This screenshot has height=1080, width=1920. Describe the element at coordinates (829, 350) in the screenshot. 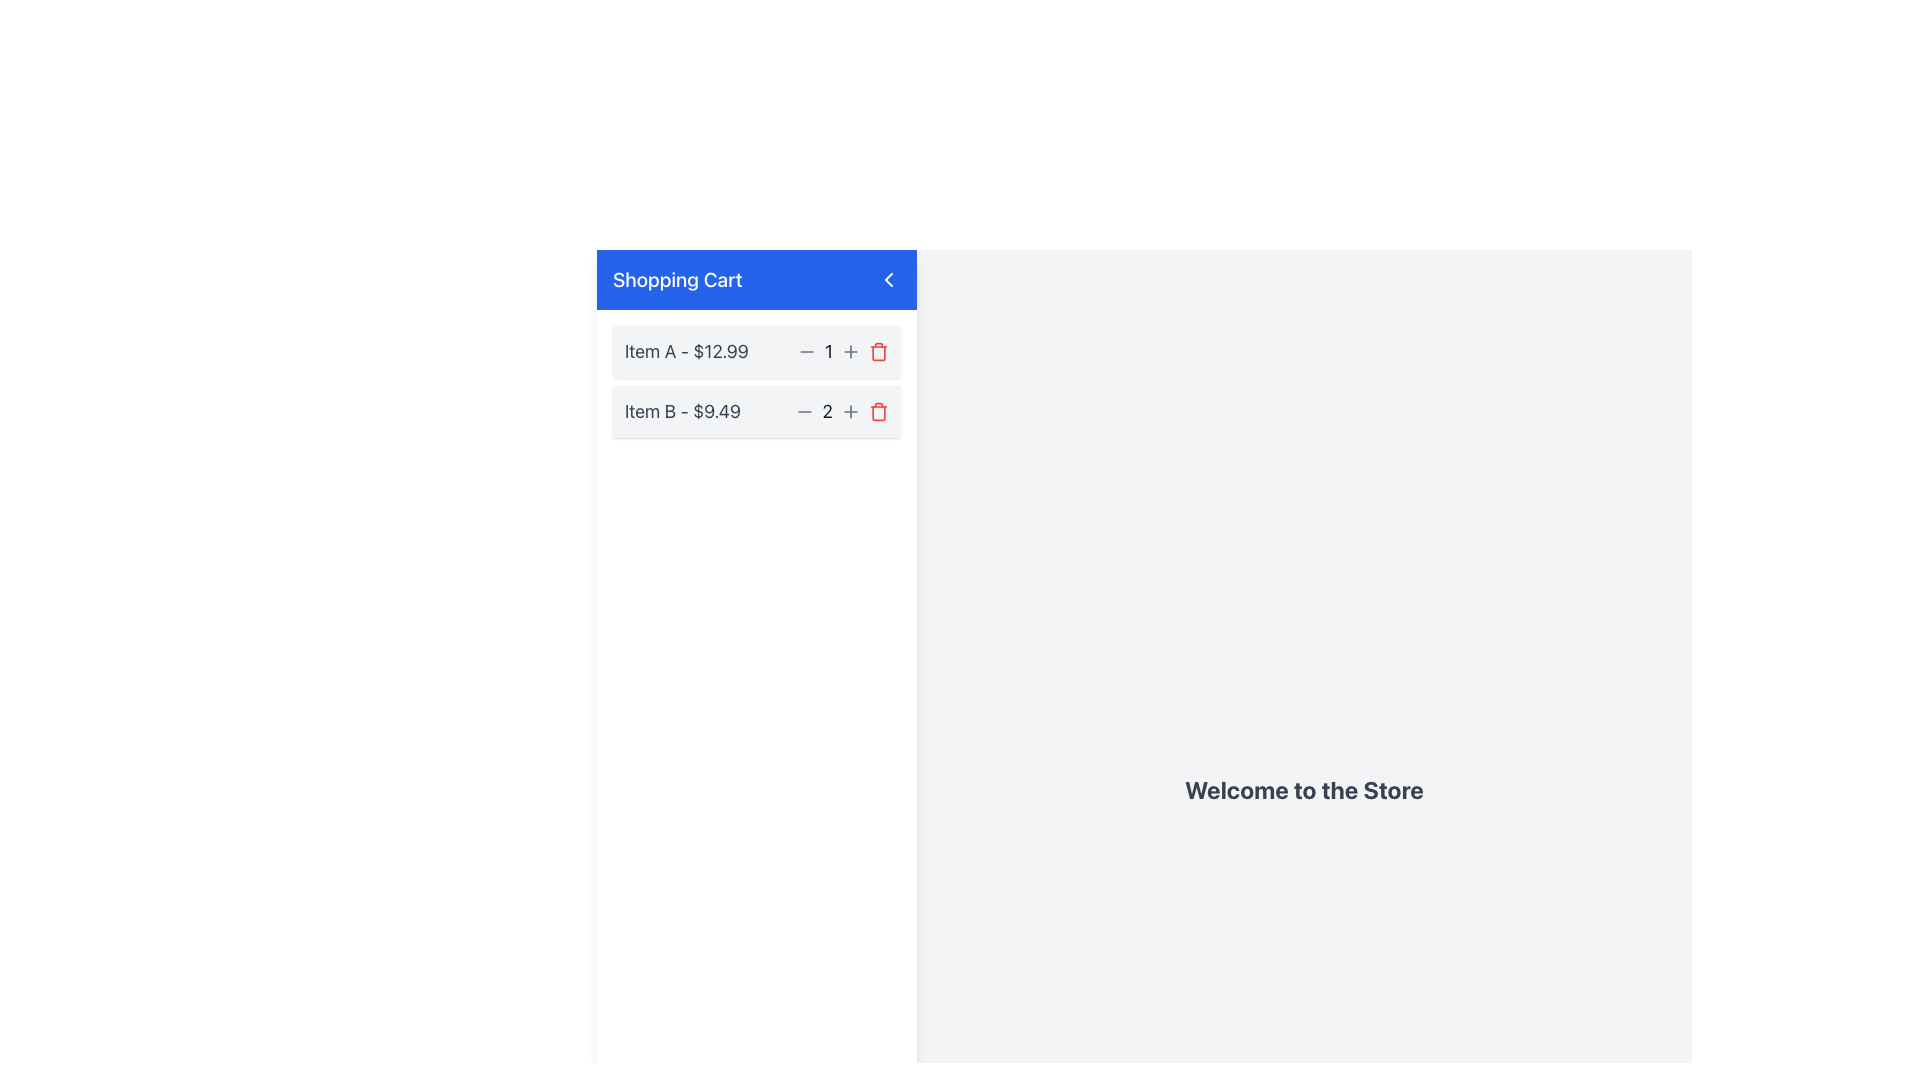

I see `the numeral '1' displayed in a dark shade with a larger font size, located in the top-right corner of the 'Item A' section of the shopping cart, positioned between quantity adjustment elements` at that location.